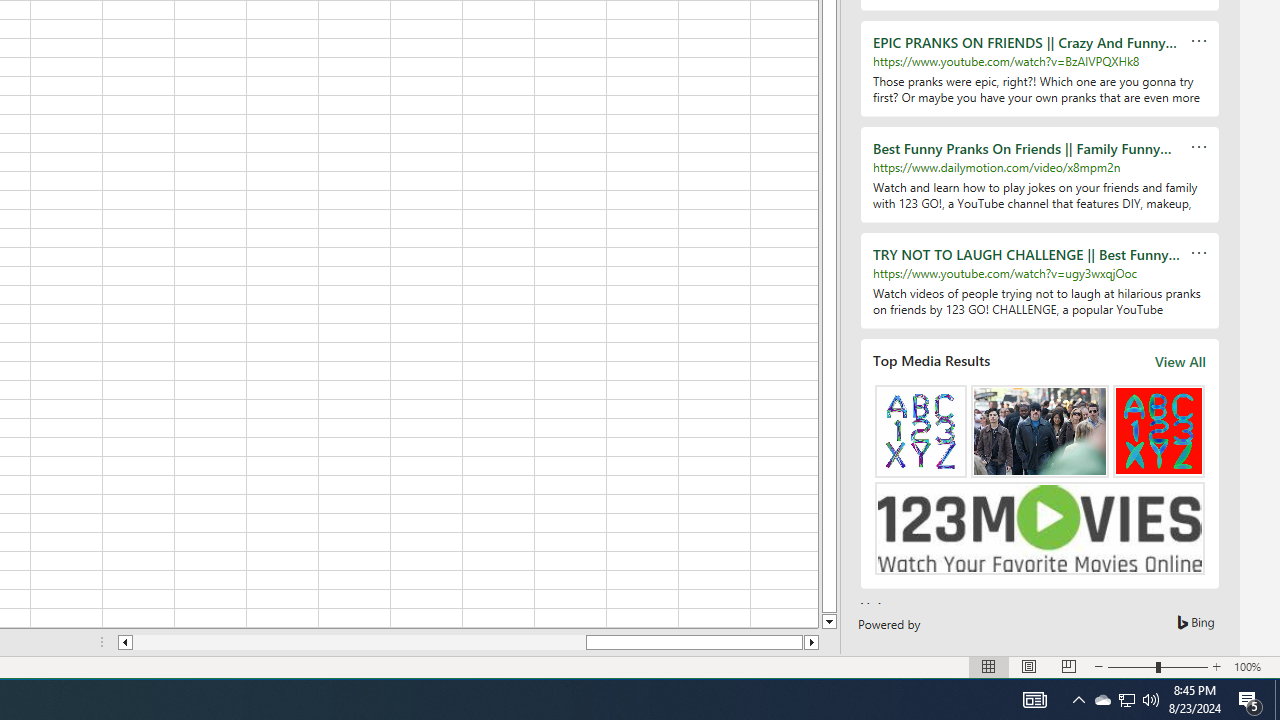 Image resolution: width=1280 pixels, height=720 pixels. I want to click on 'AutomationID: 4105', so click(1034, 698).